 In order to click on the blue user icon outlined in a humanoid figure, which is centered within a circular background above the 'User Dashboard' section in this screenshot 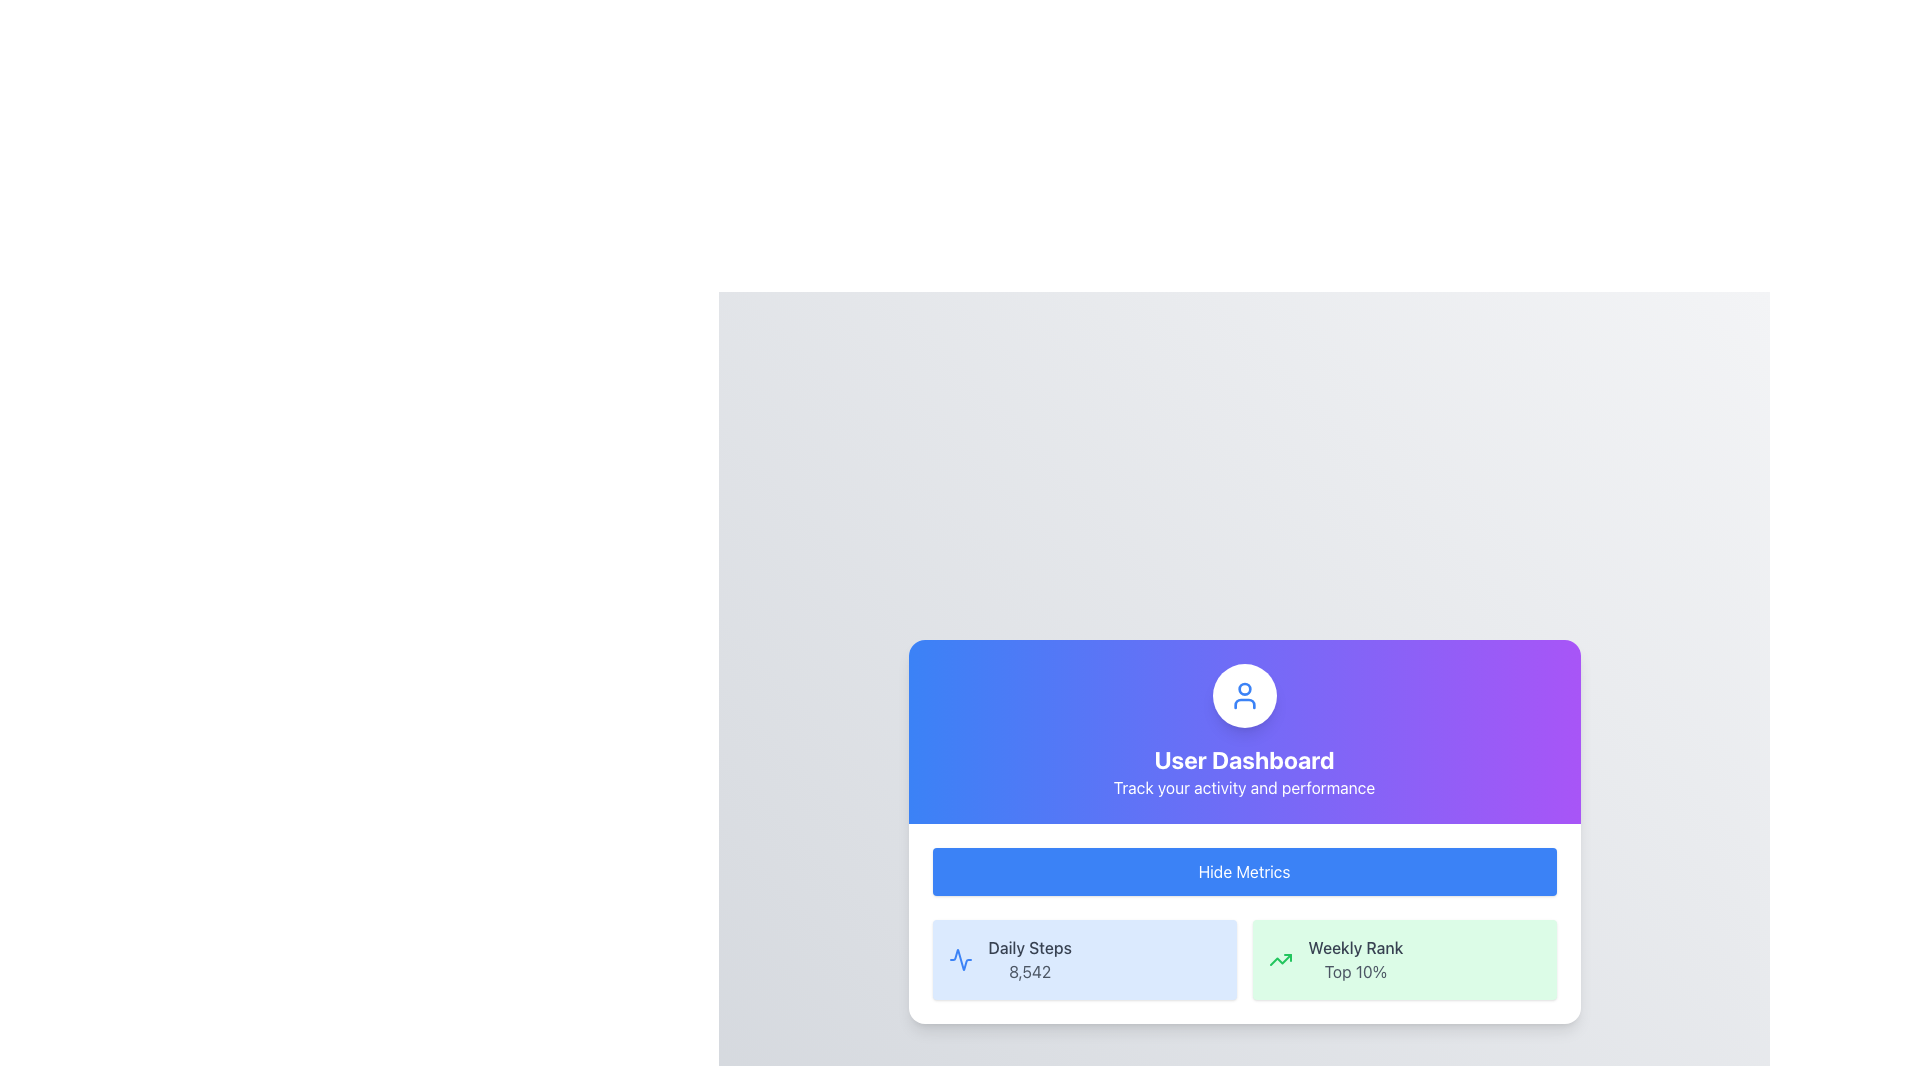, I will do `click(1243, 694)`.